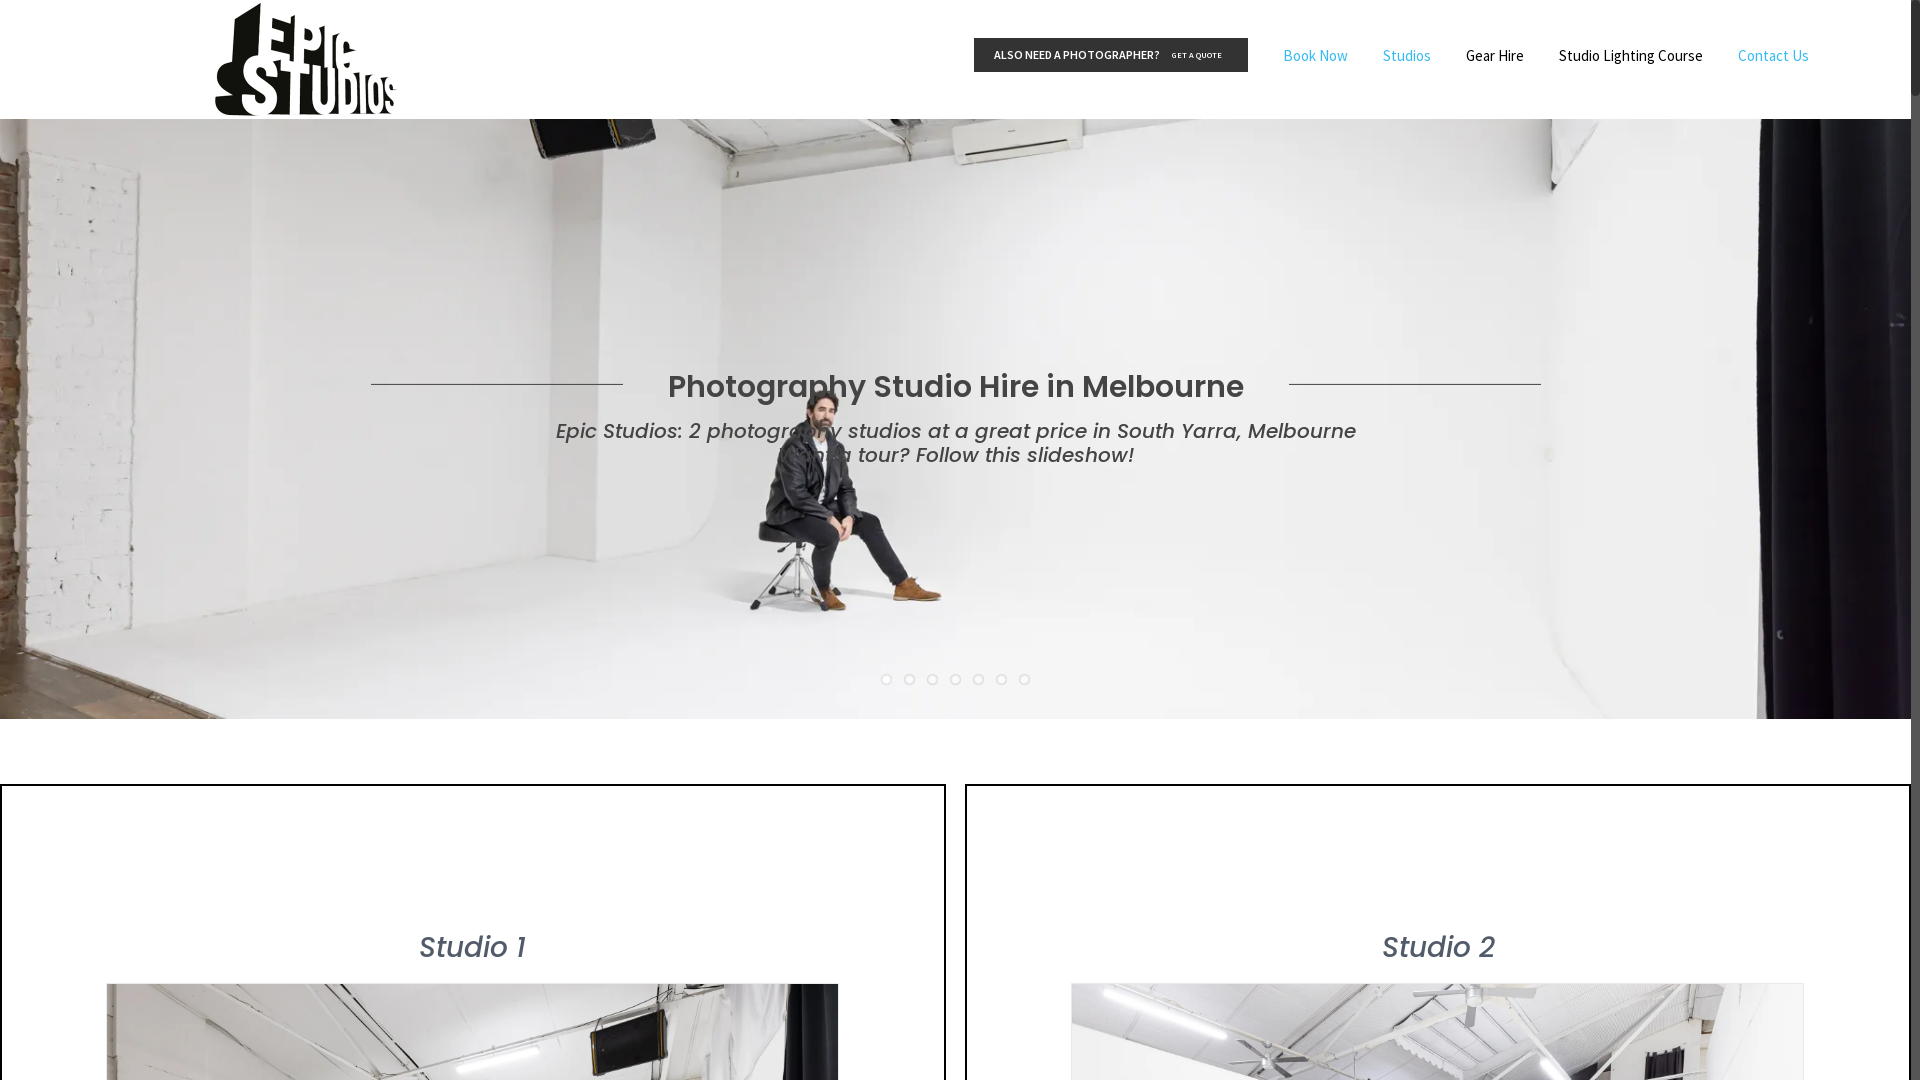 The height and width of the screenshot is (1080, 1920). Describe the element at coordinates (1001, 678) in the screenshot. I see `'6'` at that location.